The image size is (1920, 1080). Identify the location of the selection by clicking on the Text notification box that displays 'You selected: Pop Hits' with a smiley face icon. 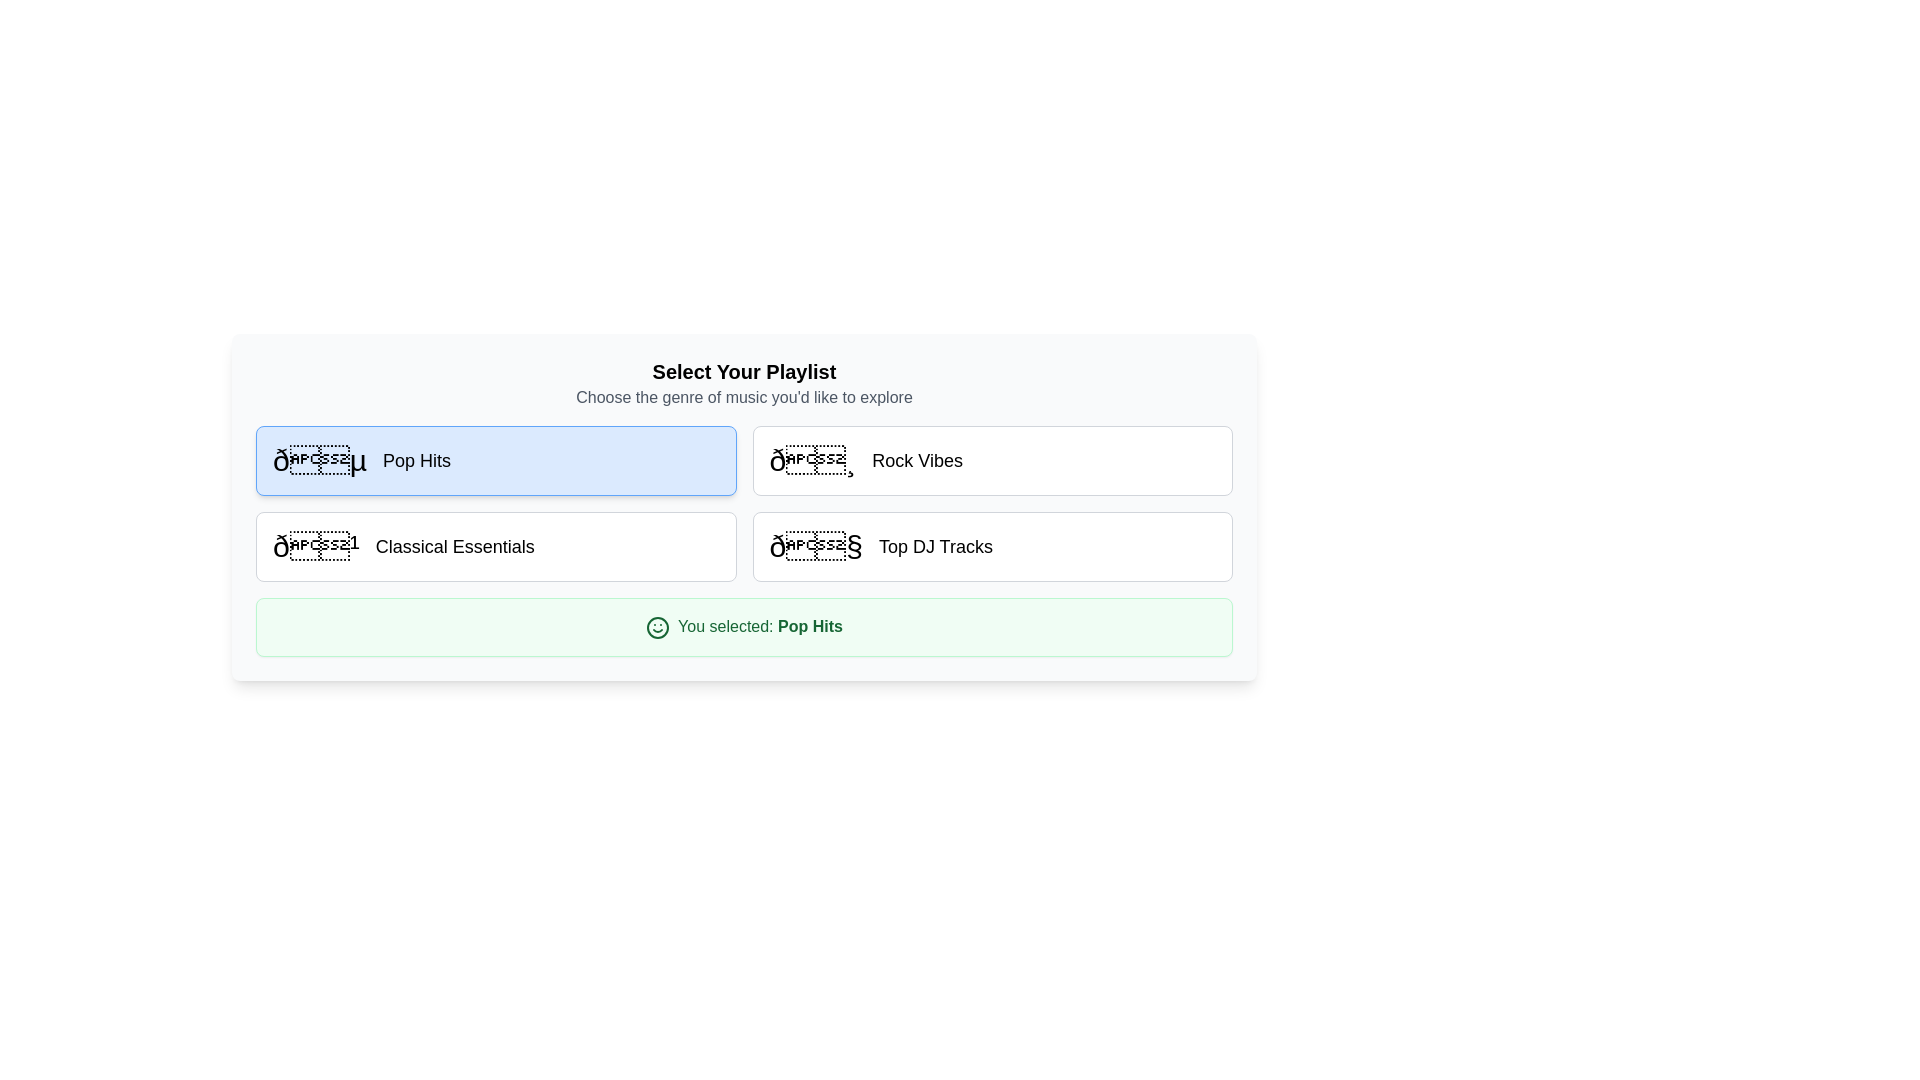
(743, 626).